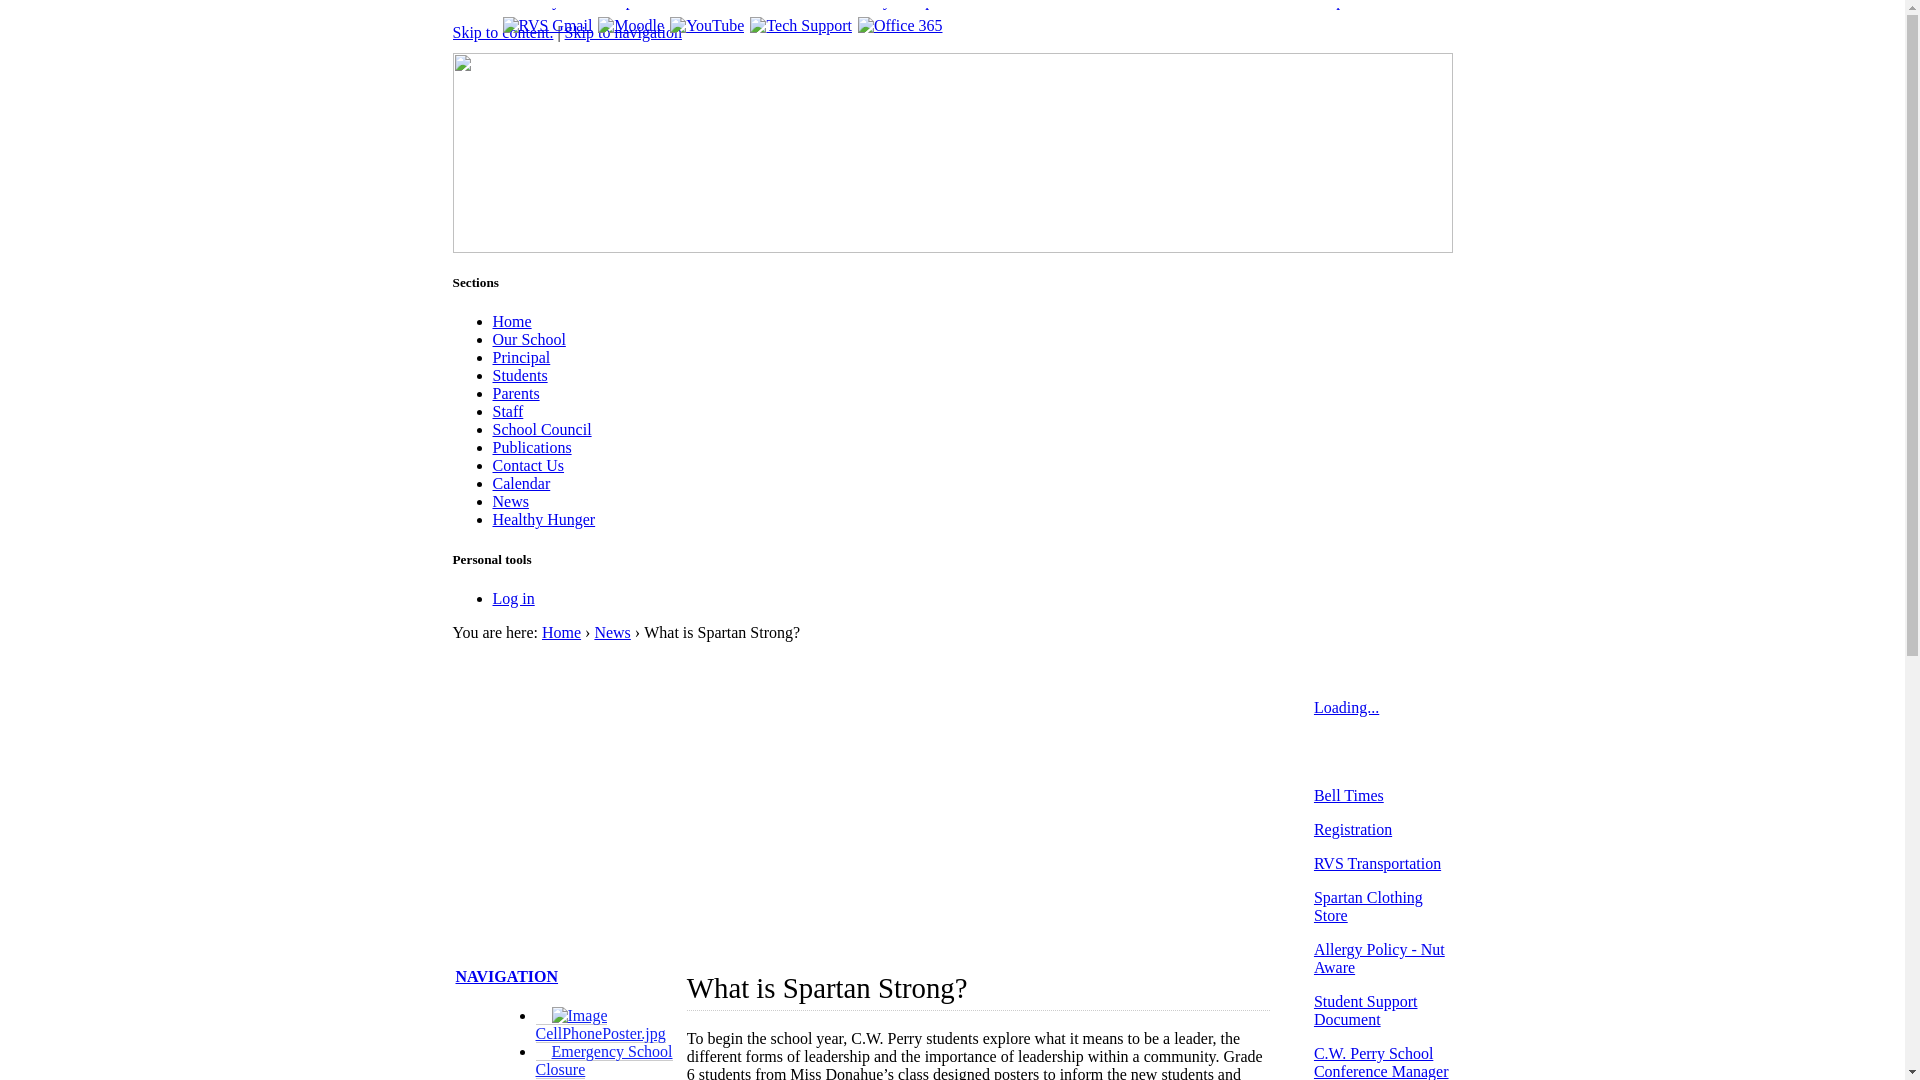 This screenshot has width=1920, height=1080. I want to click on 'Registration', so click(1353, 829).